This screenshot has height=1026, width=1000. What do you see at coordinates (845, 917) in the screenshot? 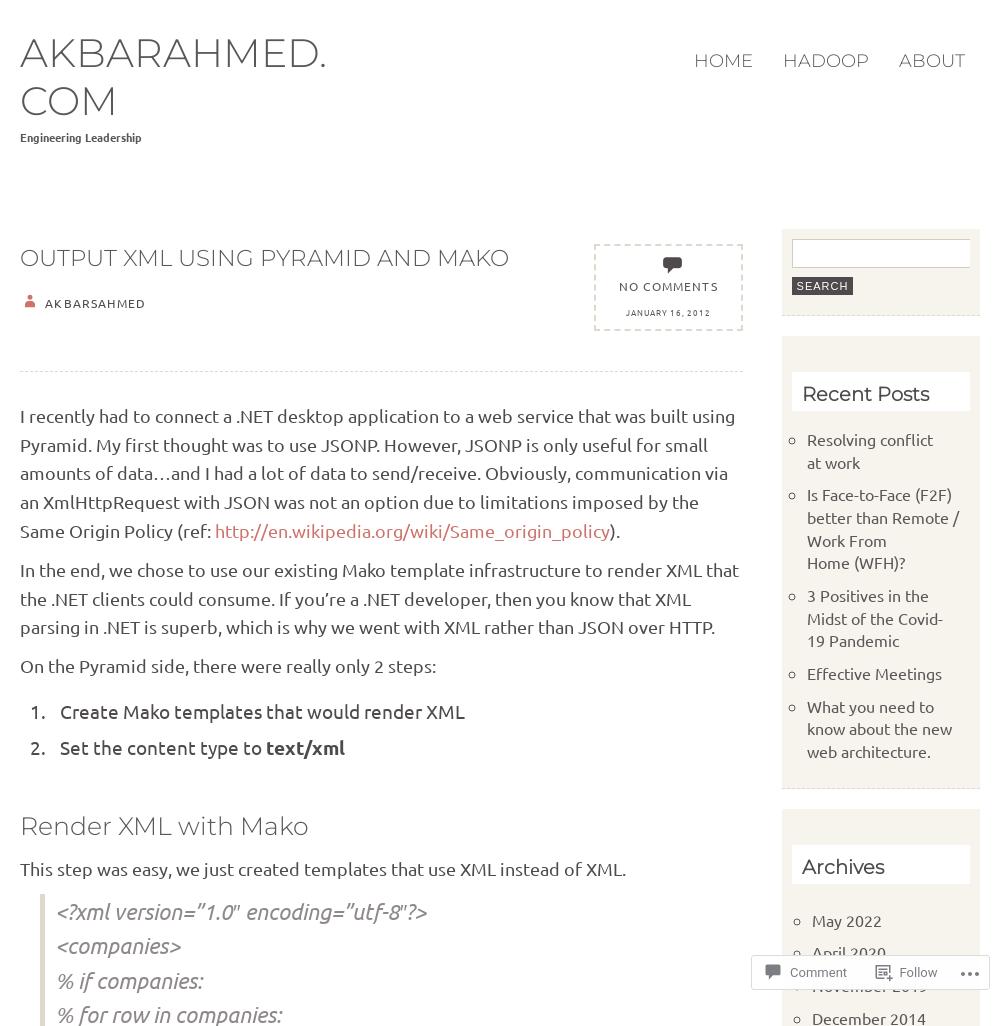
I see `'May 2022'` at bounding box center [845, 917].